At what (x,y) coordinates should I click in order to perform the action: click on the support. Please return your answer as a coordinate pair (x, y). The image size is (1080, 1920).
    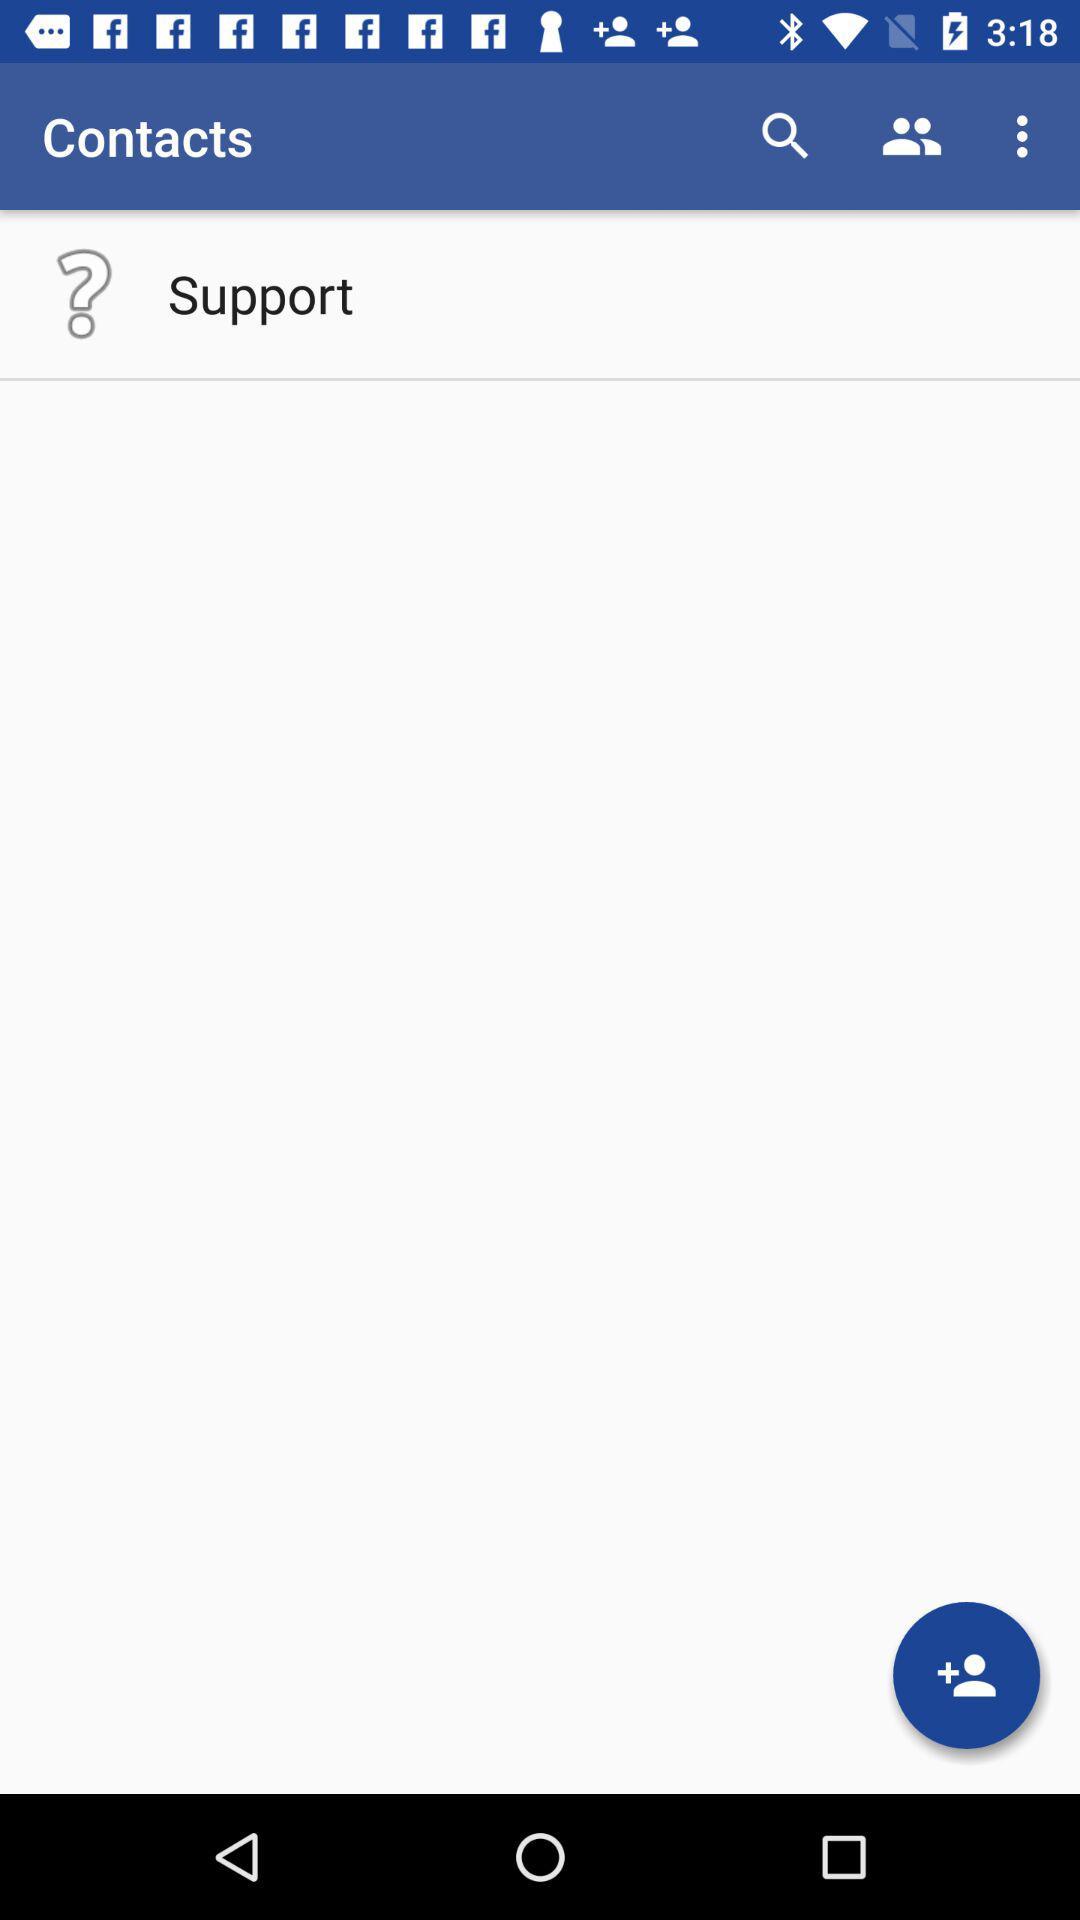
    Looking at the image, I should click on (260, 292).